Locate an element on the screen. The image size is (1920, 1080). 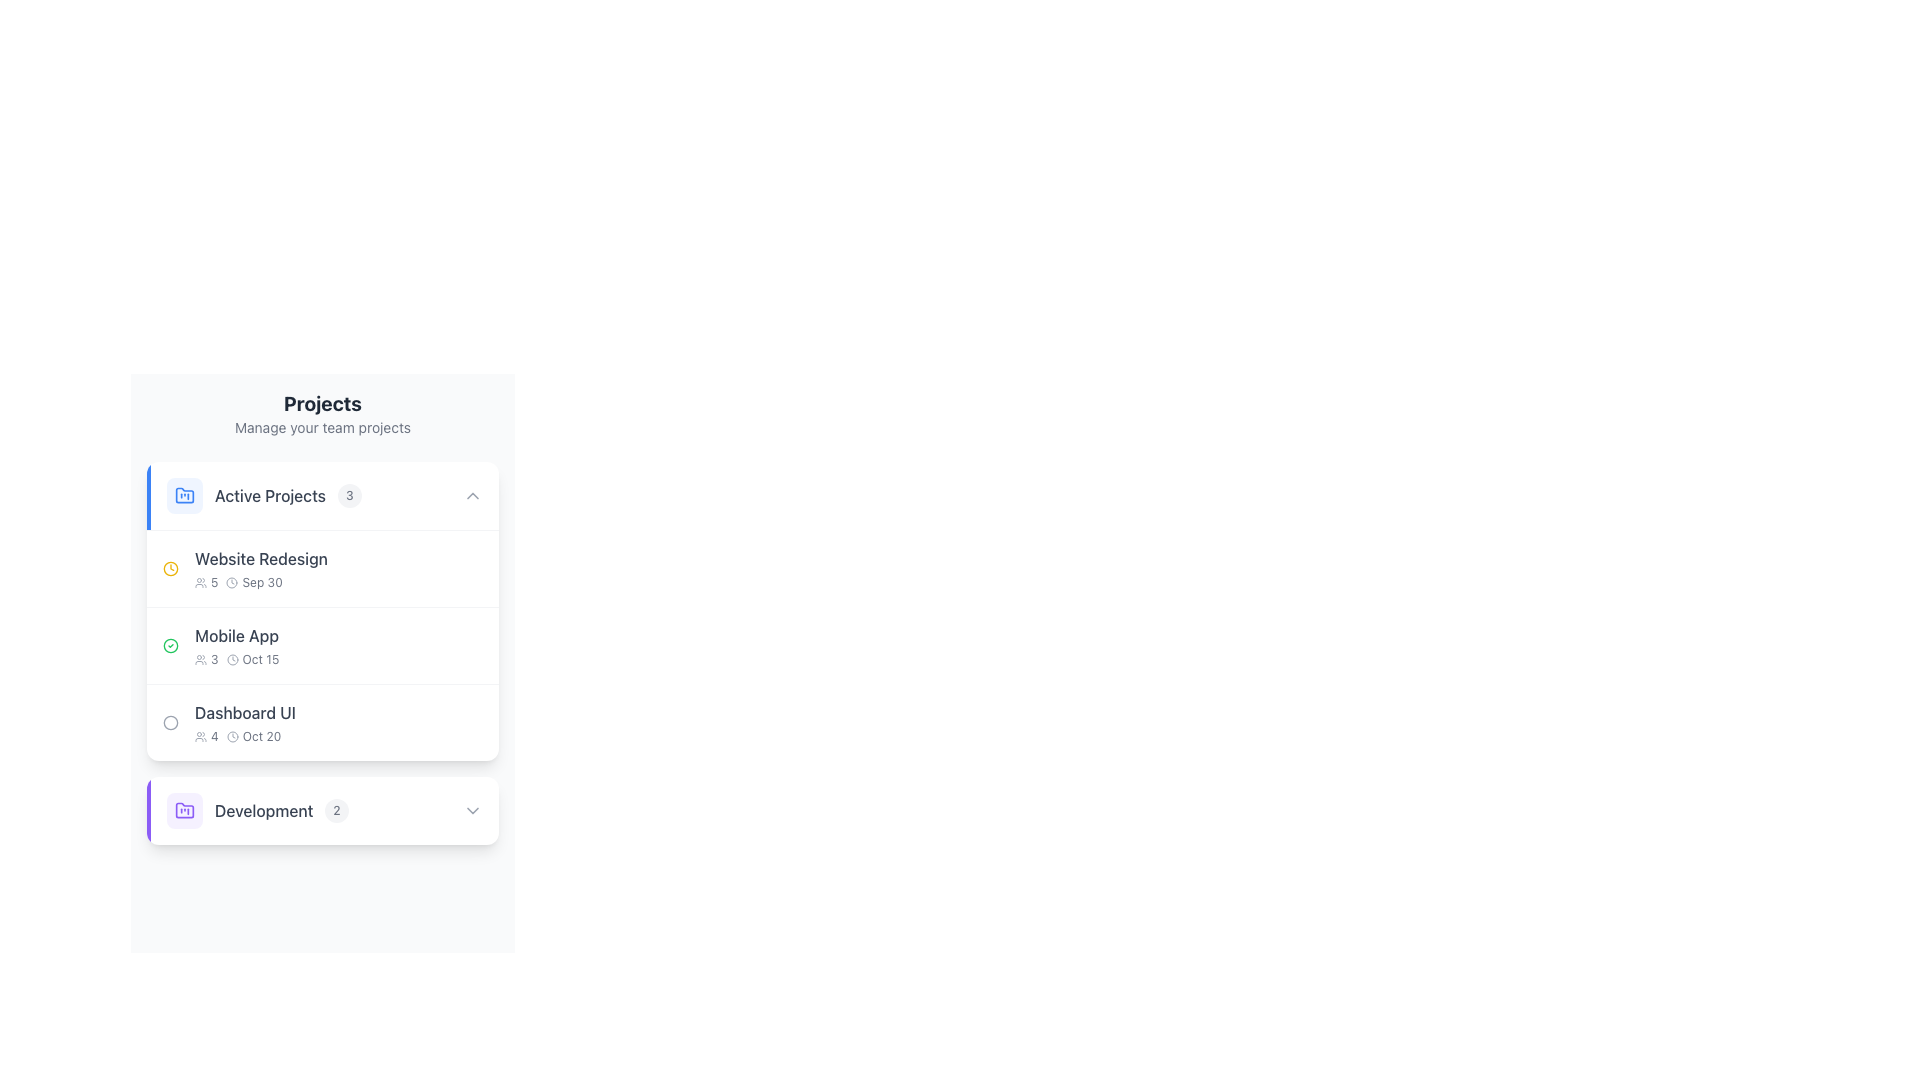
the project card representing the 'Website Redesign' project in the 'Active Projects' section of the 'Projects' interface is located at coordinates (260, 569).